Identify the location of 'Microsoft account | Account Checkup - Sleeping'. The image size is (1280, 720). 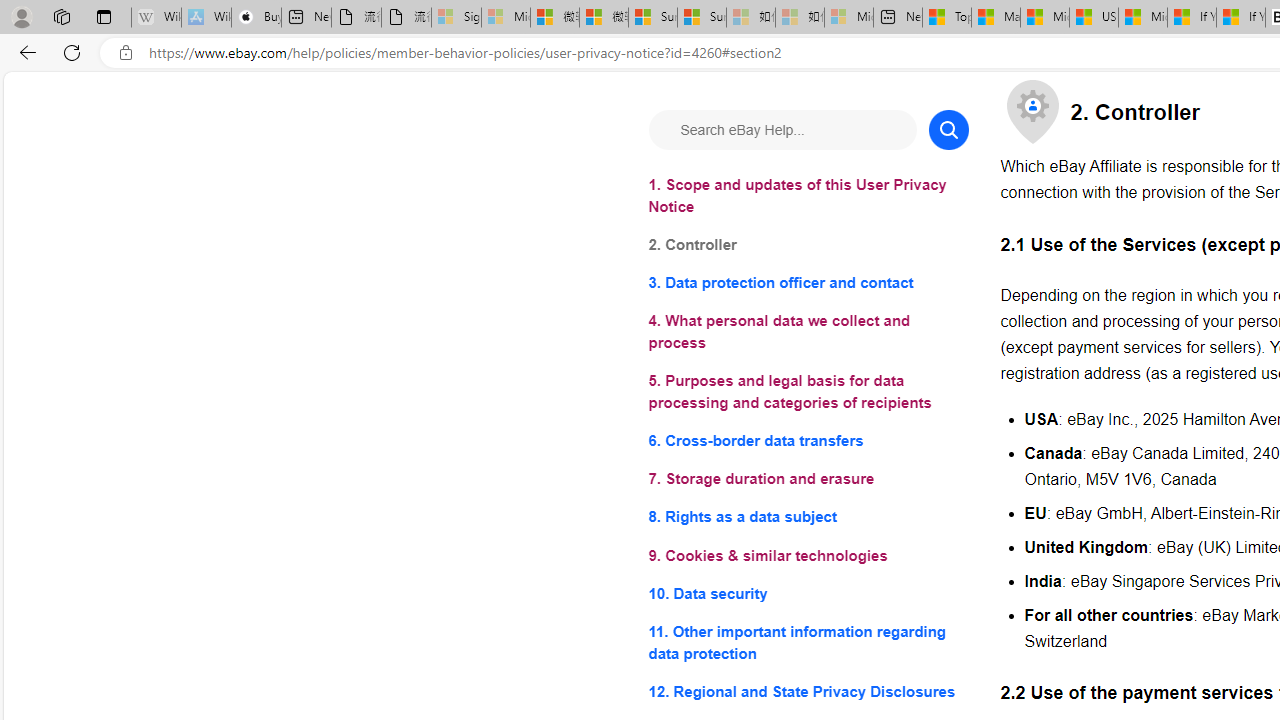
(849, 17).